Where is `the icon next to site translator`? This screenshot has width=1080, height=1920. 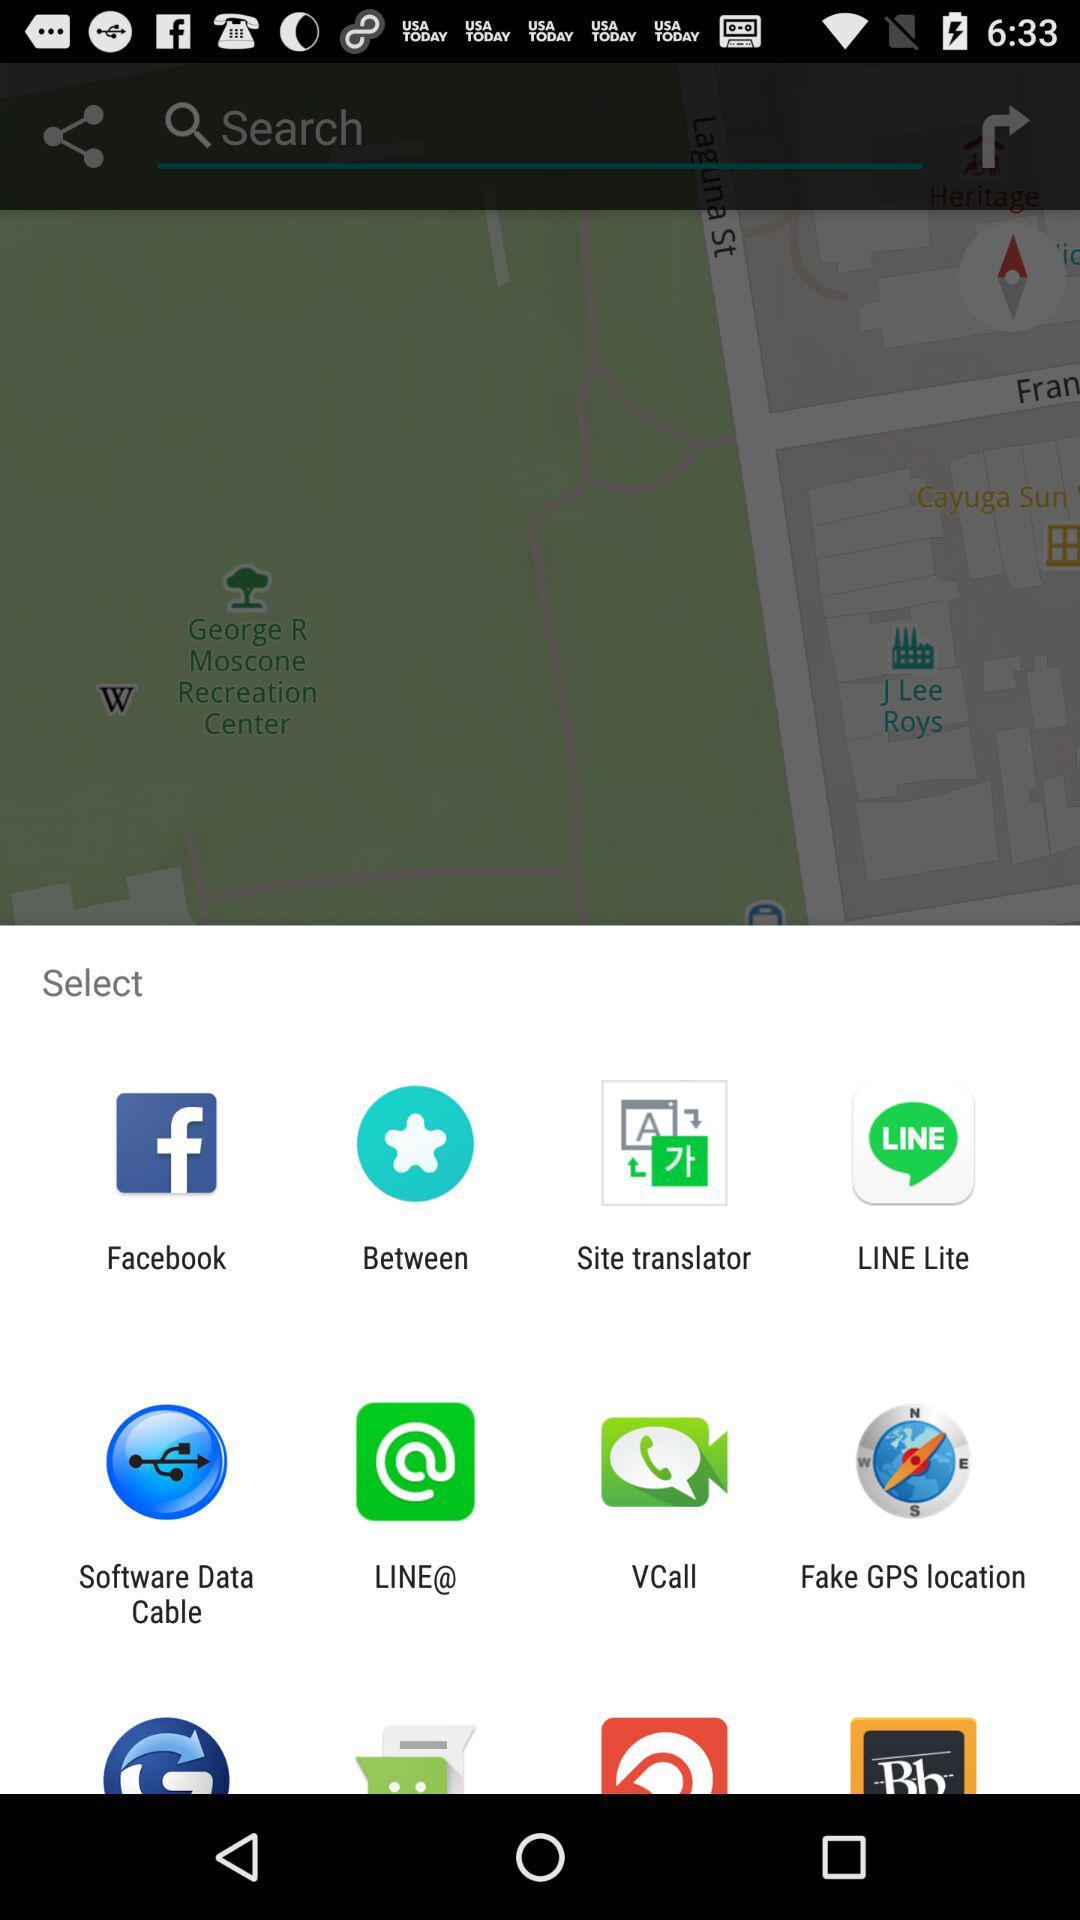
the icon next to site translator is located at coordinates (913, 1274).